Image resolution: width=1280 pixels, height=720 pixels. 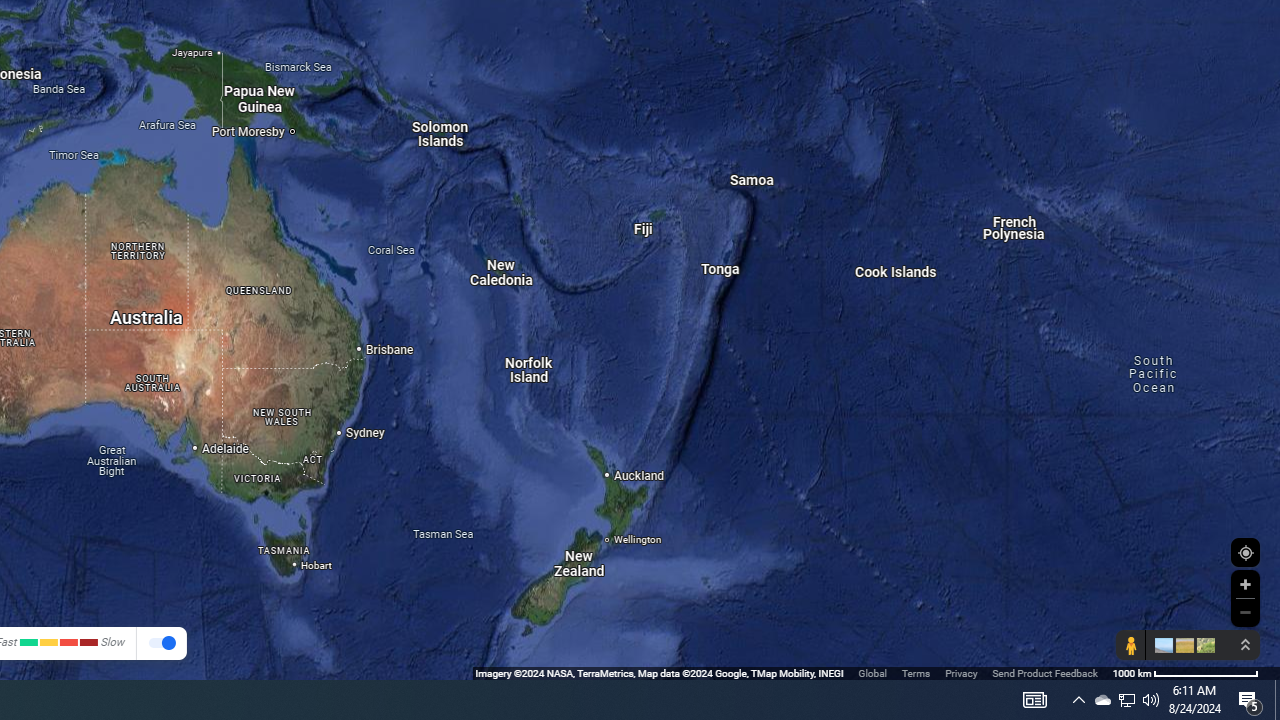 I want to click on 'Zoom in', so click(x=1244, y=584).